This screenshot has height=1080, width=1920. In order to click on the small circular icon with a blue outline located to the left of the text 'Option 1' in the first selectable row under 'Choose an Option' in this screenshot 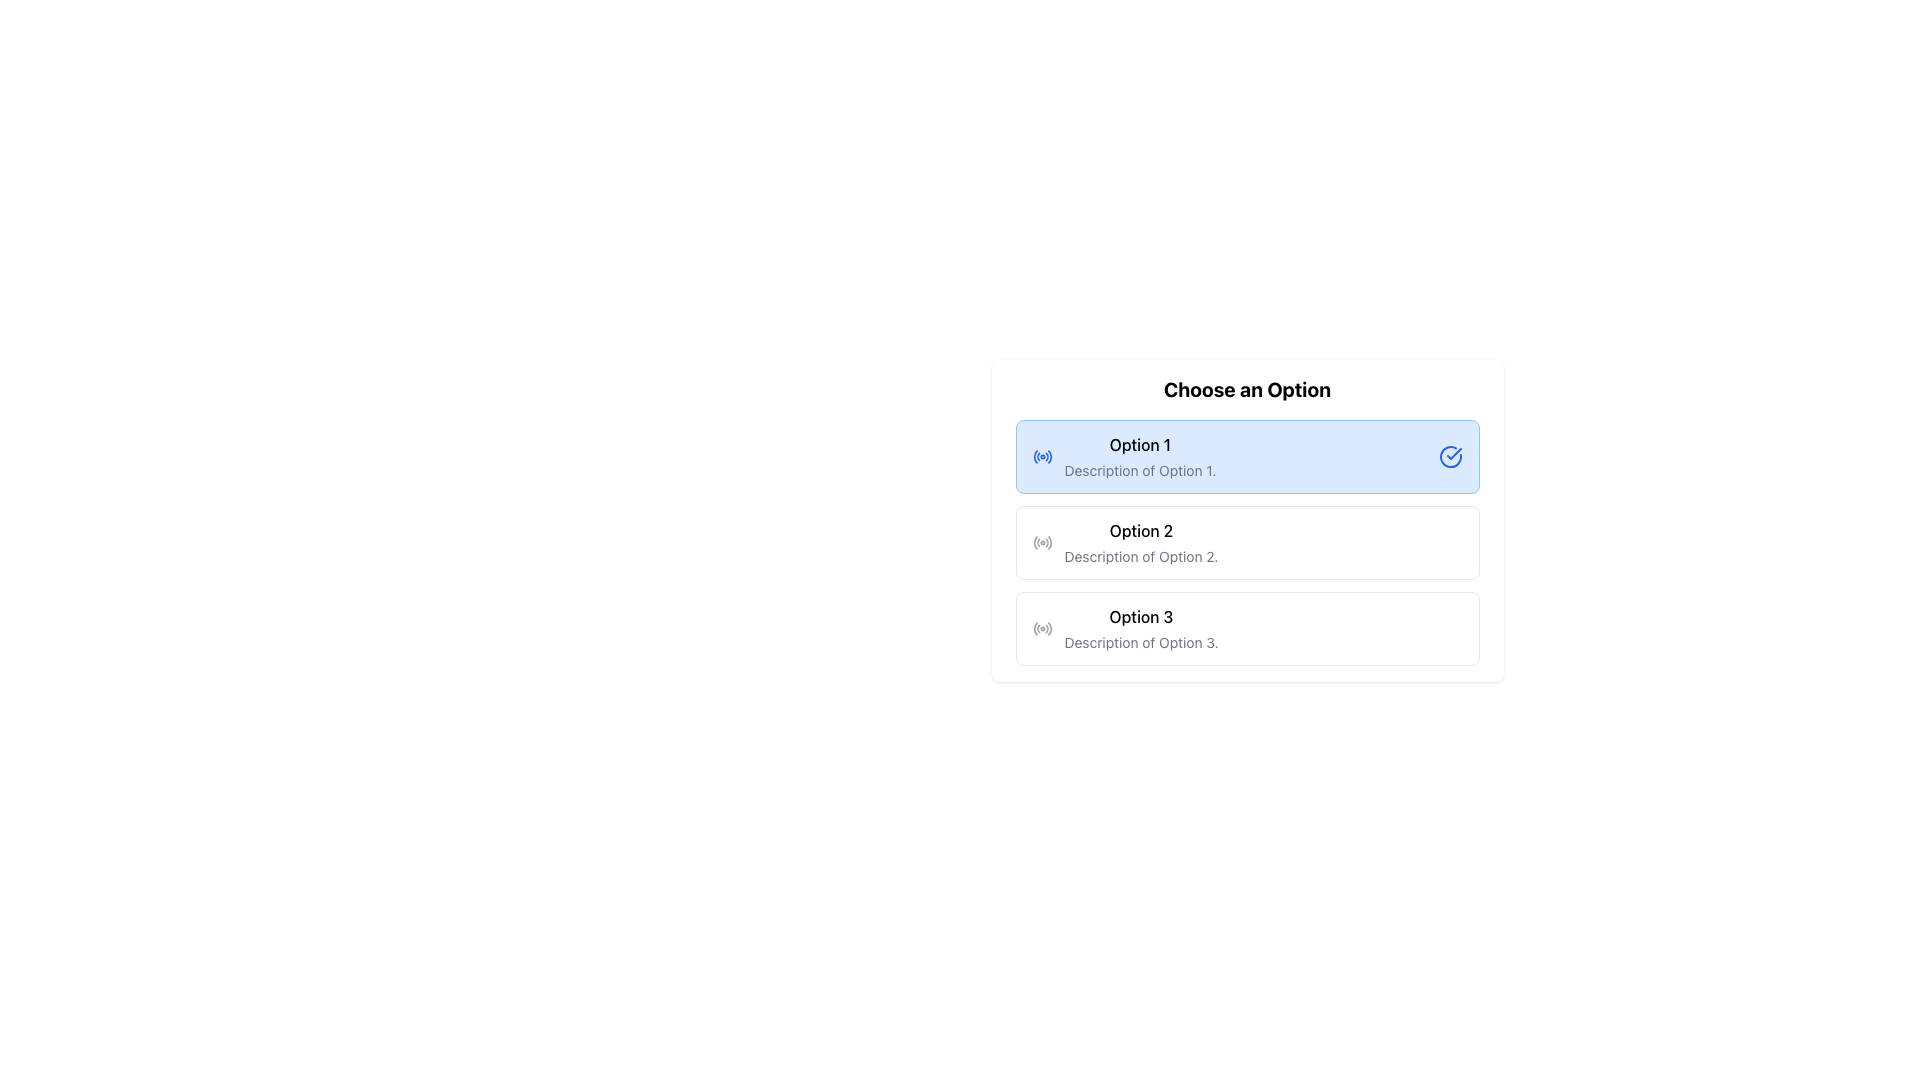, I will do `click(1041, 456)`.